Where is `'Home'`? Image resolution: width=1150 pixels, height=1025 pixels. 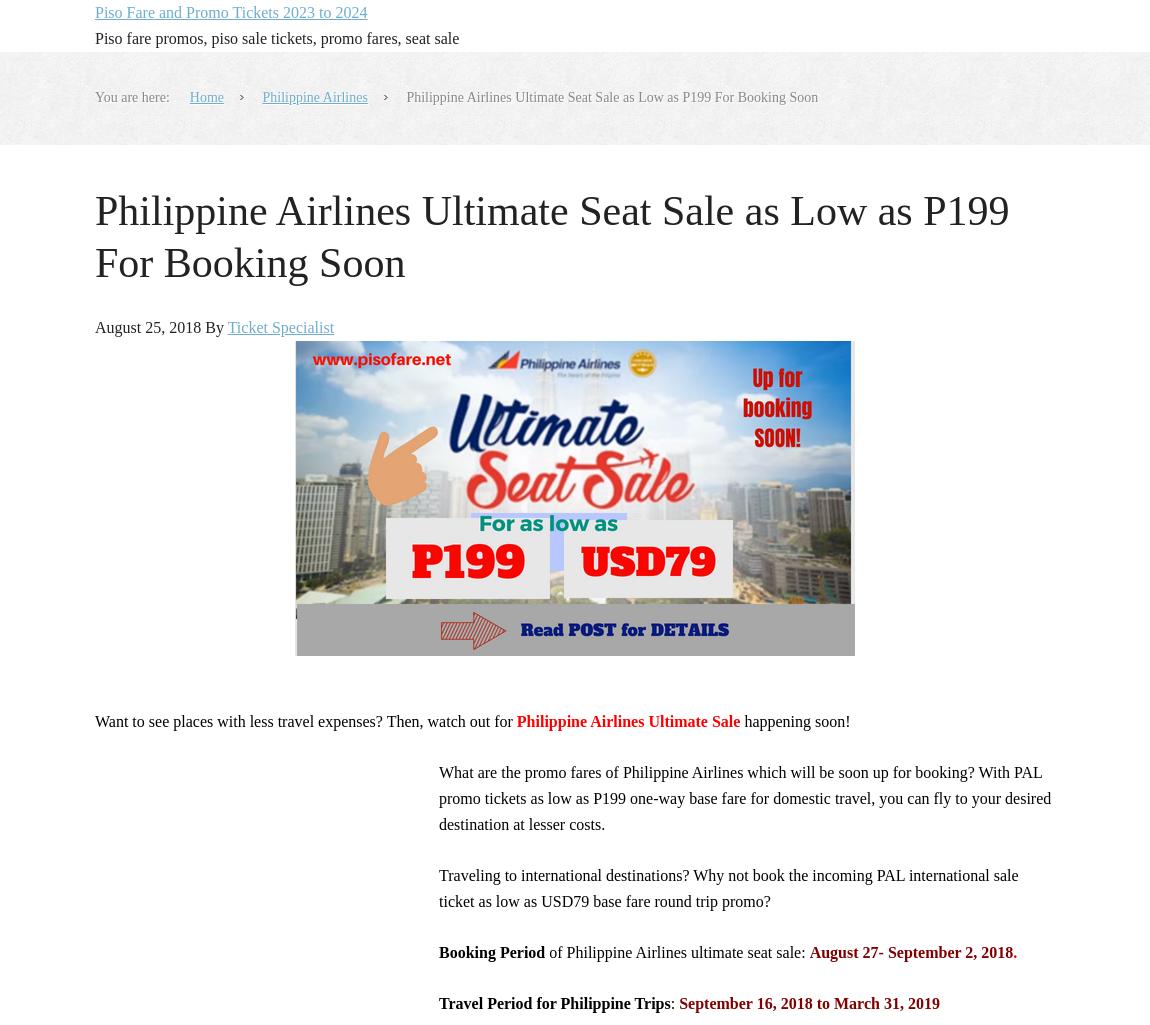 'Home' is located at coordinates (205, 97).